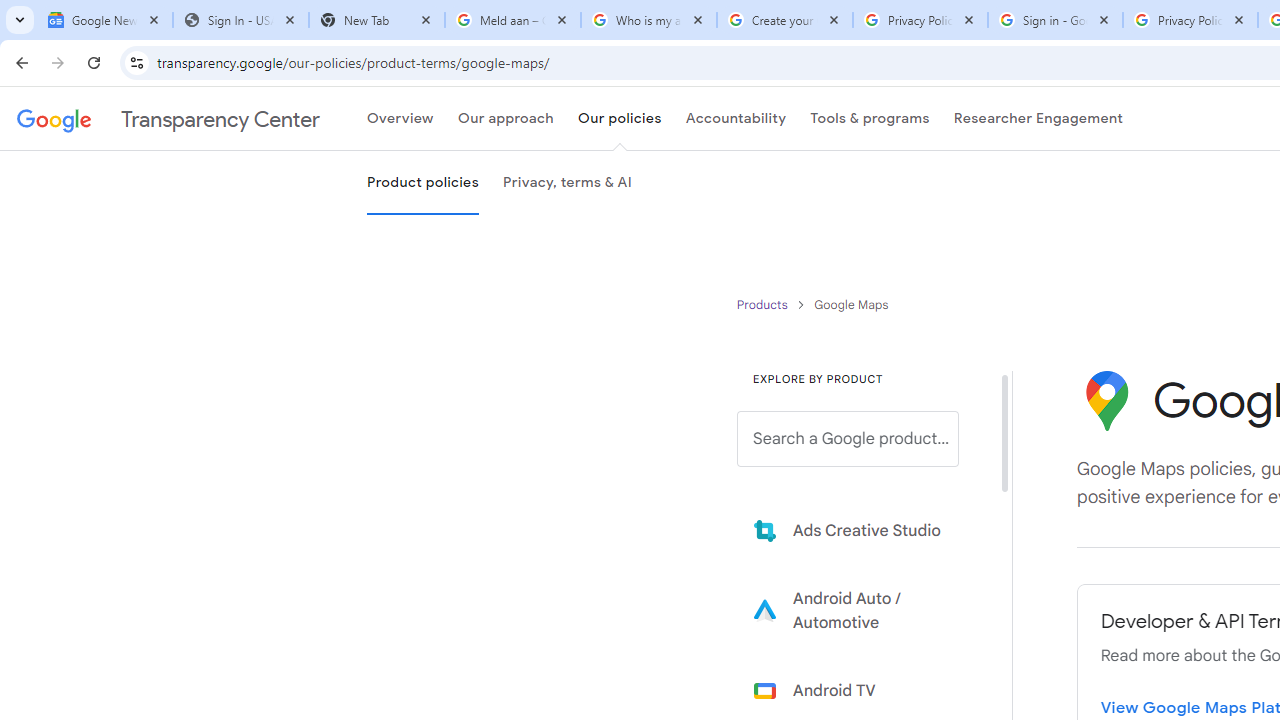 The image size is (1280, 720). Describe the element at coordinates (240, 20) in the screenshot. I see `'Sign In - USA TODAY'` at that location.